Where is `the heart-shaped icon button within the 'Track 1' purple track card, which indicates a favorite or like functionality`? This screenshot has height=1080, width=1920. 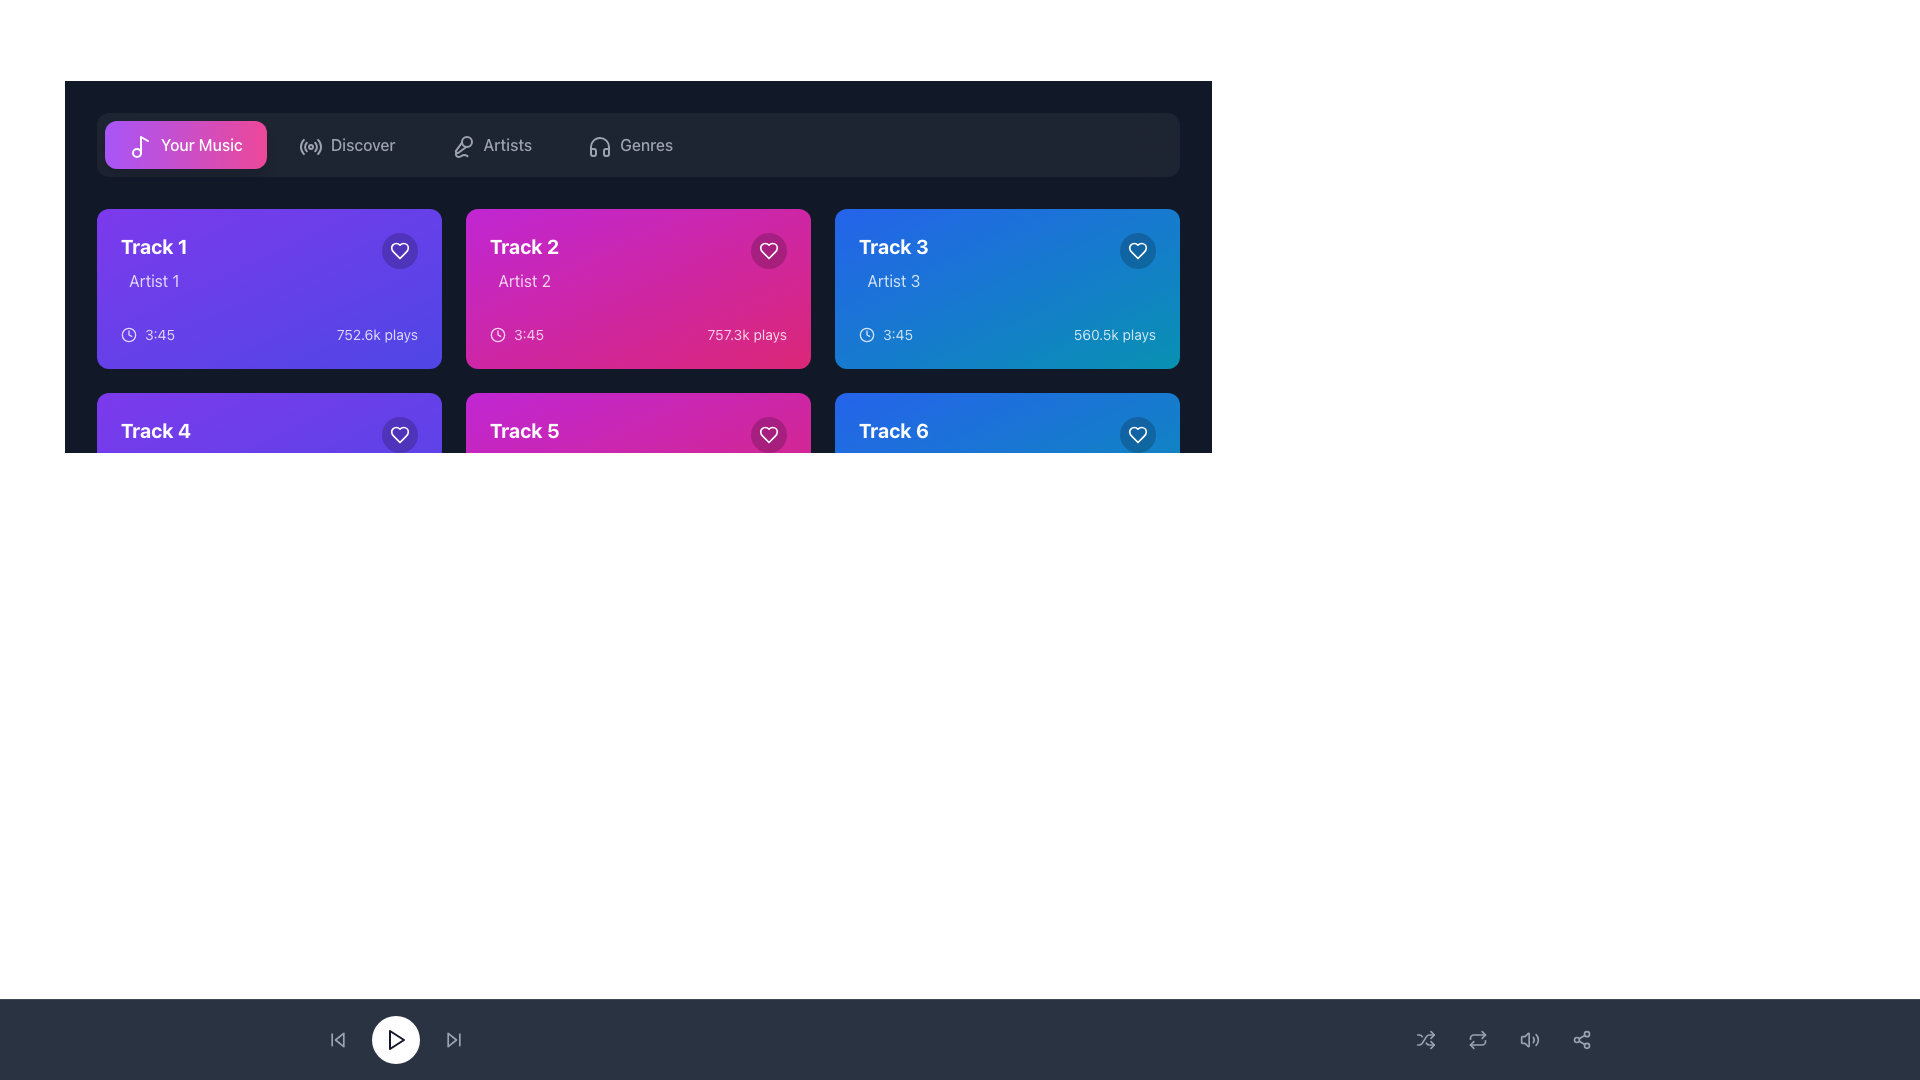
the heart-shaped icon button within the 'Track 1' purple track card, which indicates a favorite or like functionality is located at coordinates (399, 249).